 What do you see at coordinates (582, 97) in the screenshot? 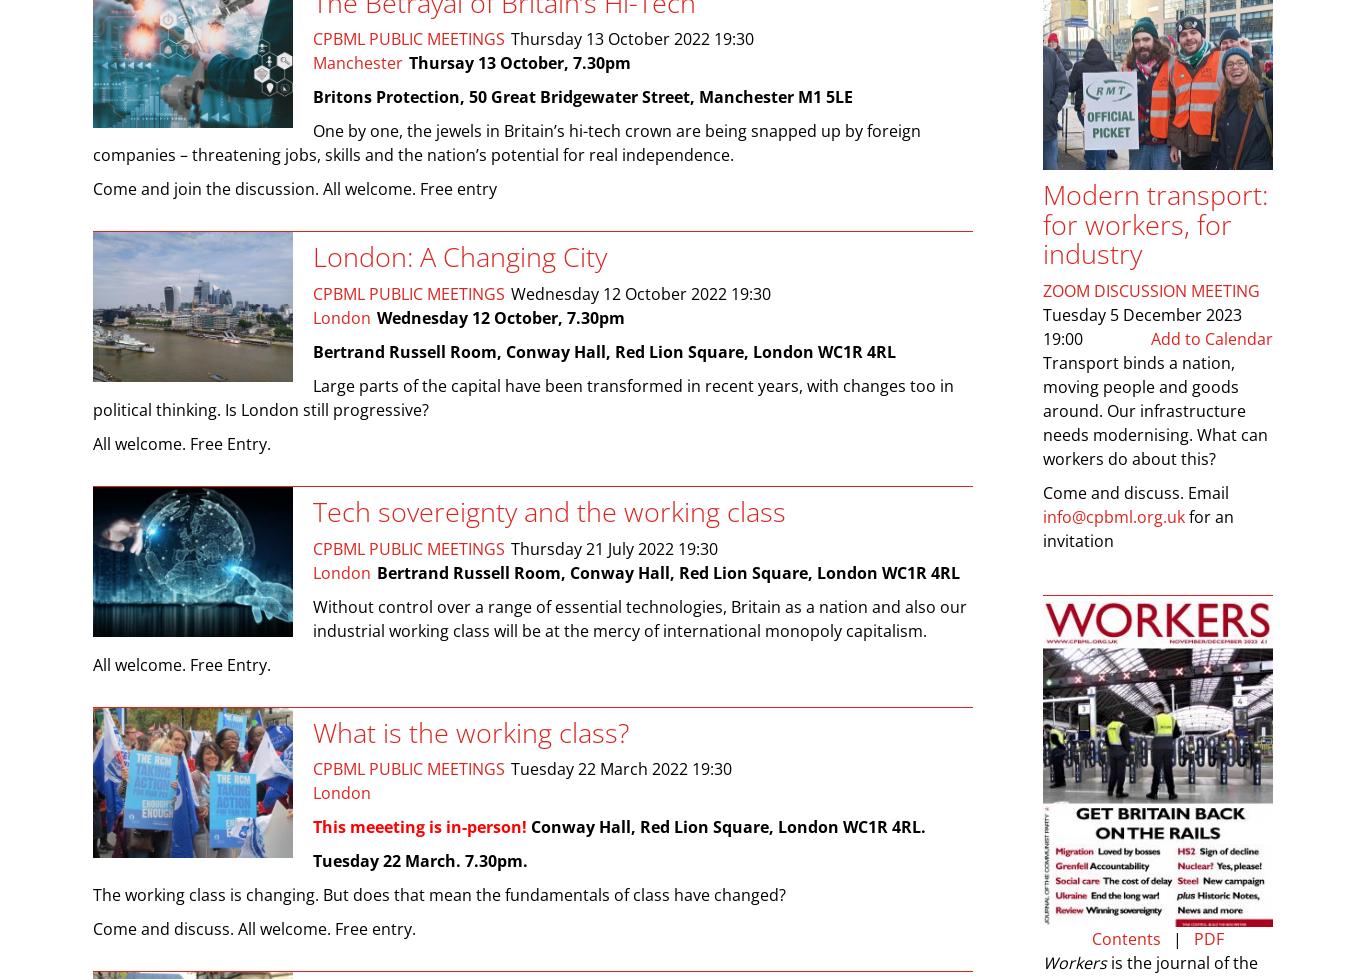
I see `'Britons Protection, 50 Great Bridgewater Street, Manchester M1 5LE'` at bounding box center [582, 97].